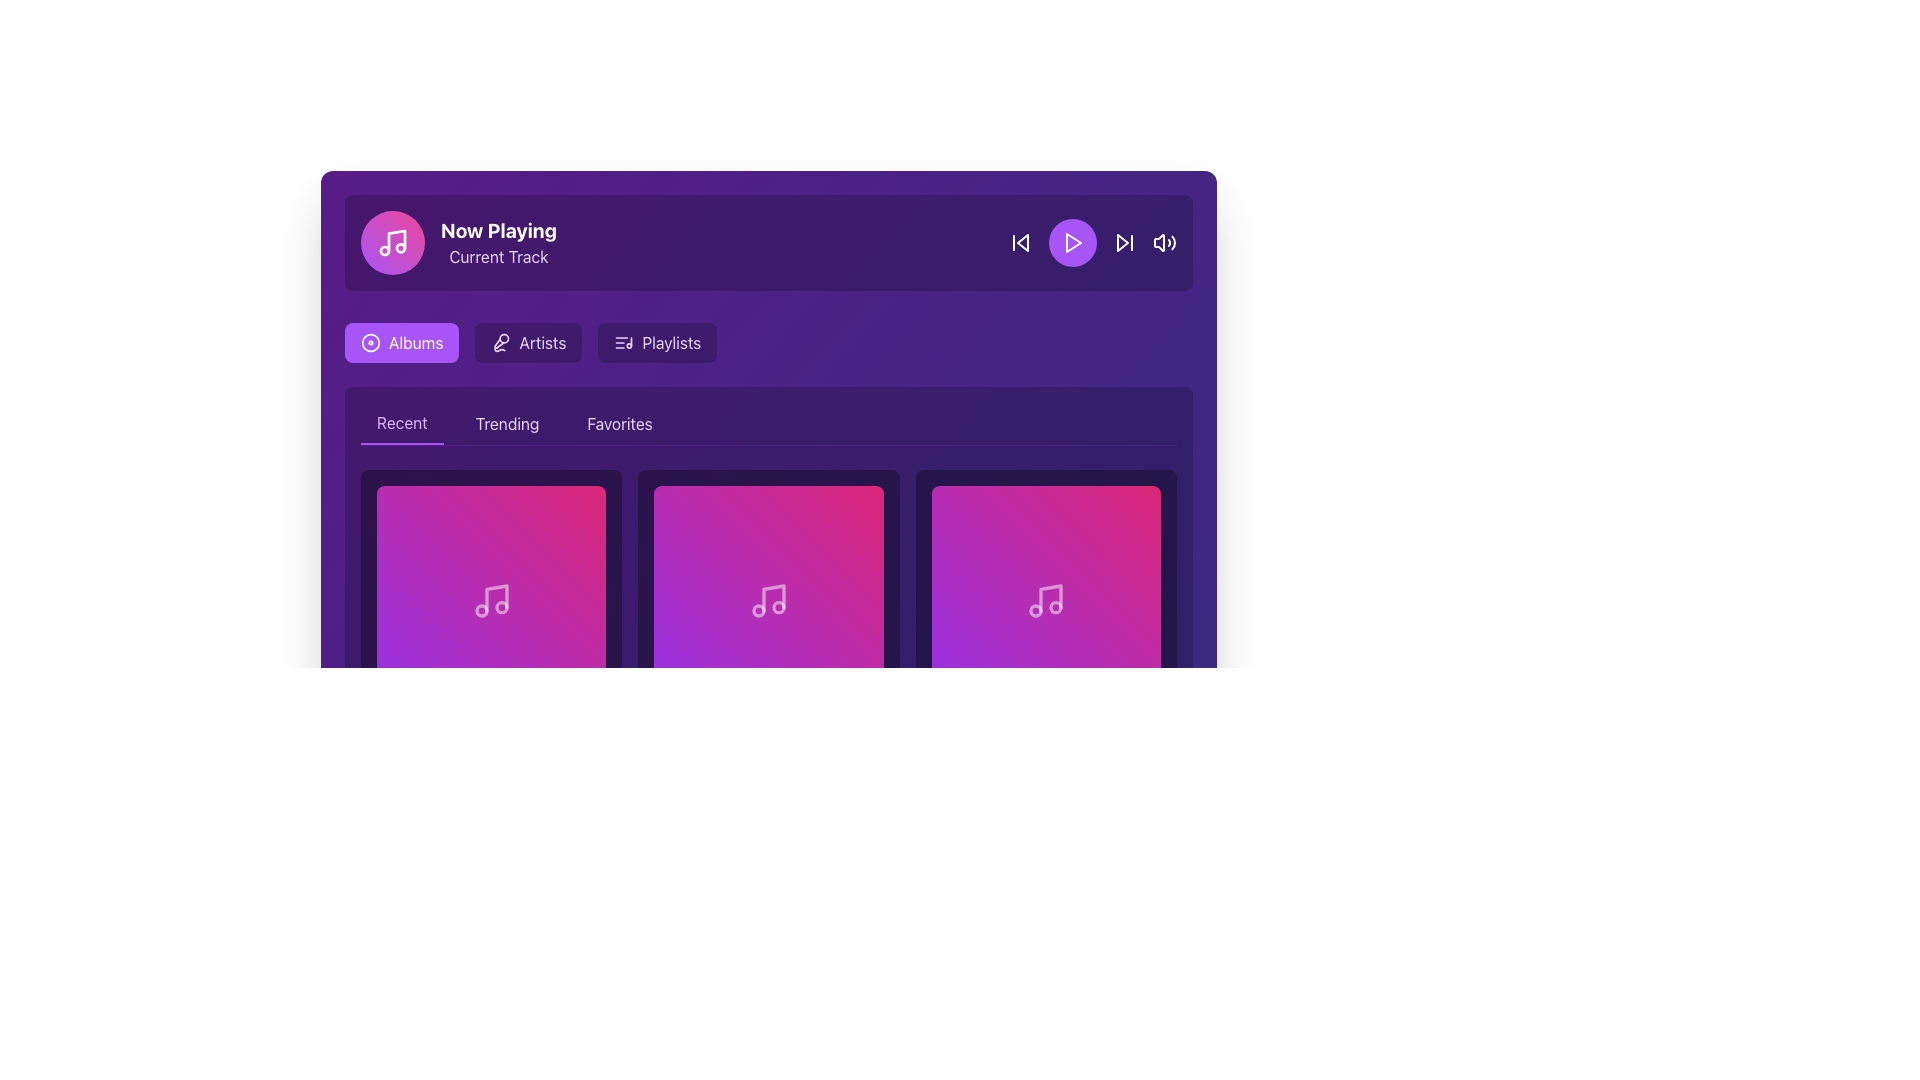 The image size is (1920, 1080). I want to click on the 'Trending' button, which is a text label with a purple font color that becomes lighter on hover and is centrally aligned among three clickable labels ('Recent', 'Trending', 'Favorites'), so click(507, 423).